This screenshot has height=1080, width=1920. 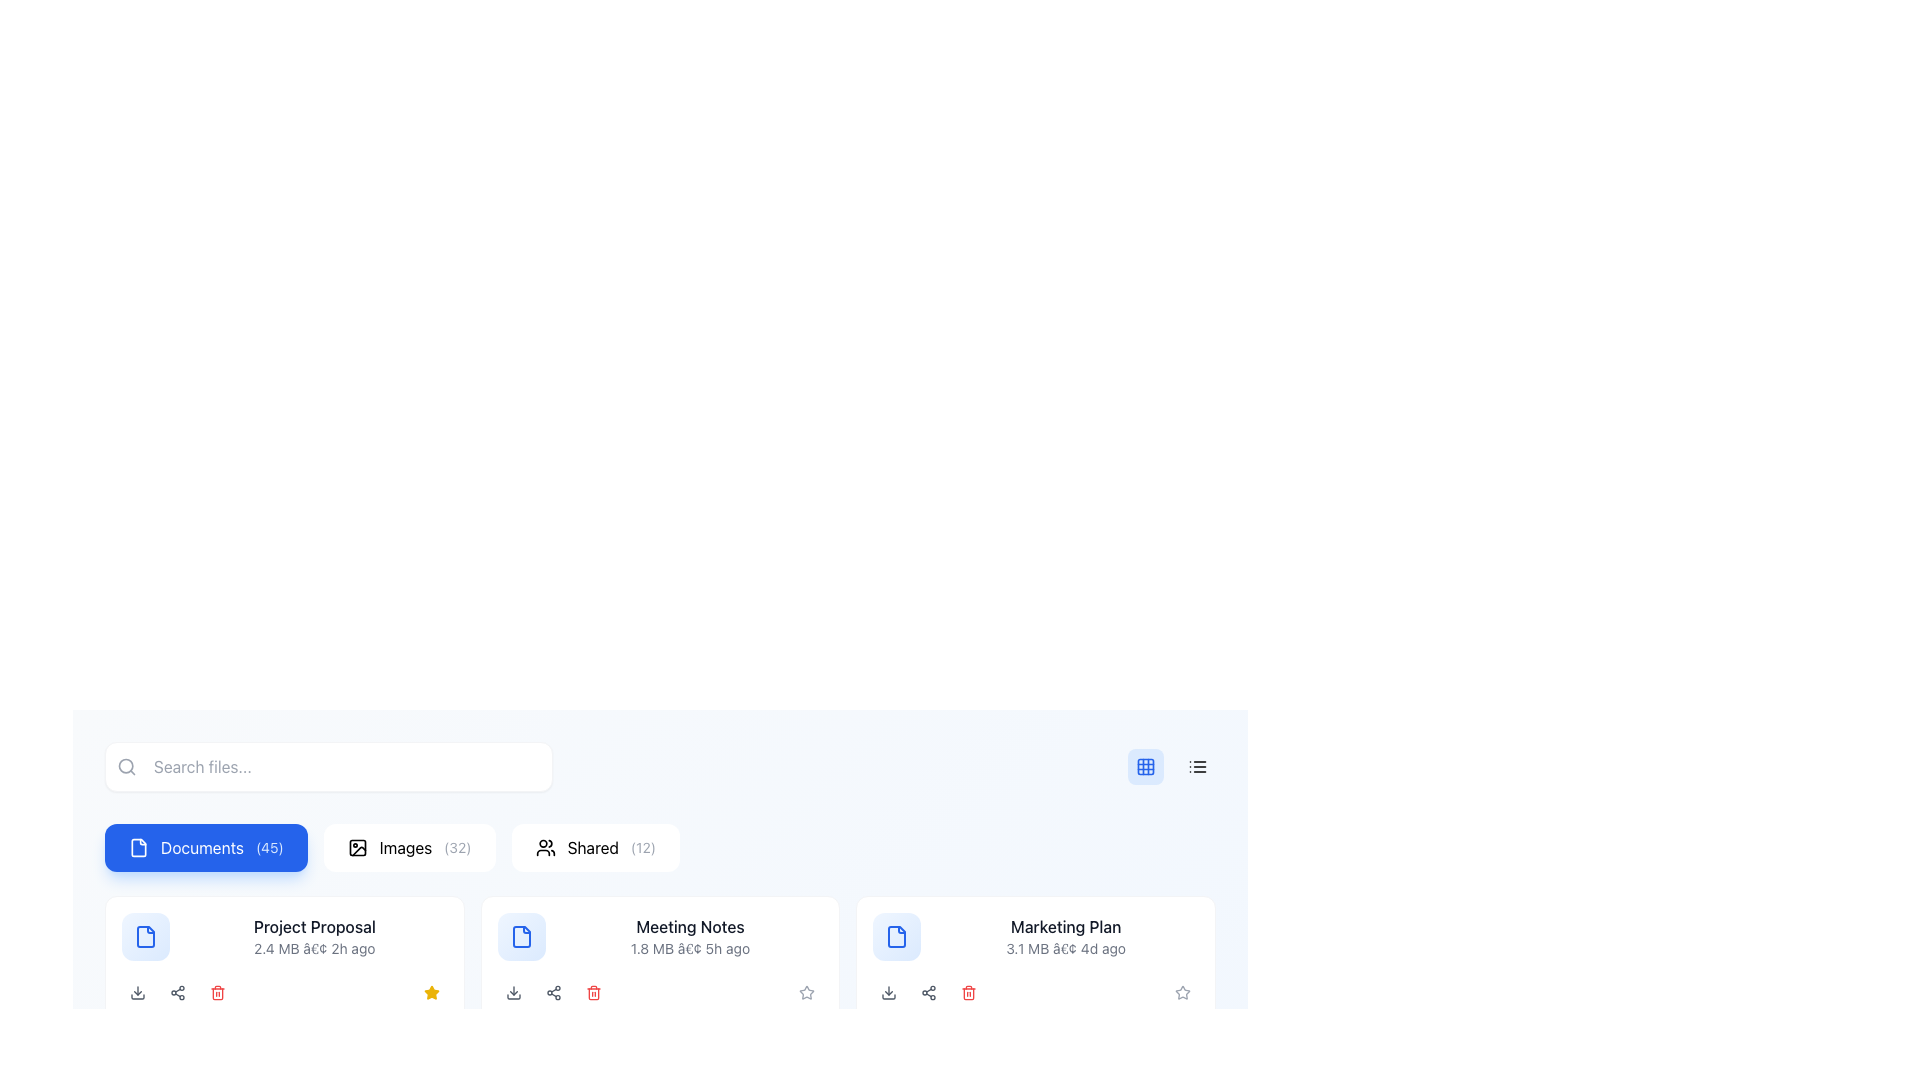 I want to click on the star icon button located at the far-right side of the third card, so click(x=1182, y=992).